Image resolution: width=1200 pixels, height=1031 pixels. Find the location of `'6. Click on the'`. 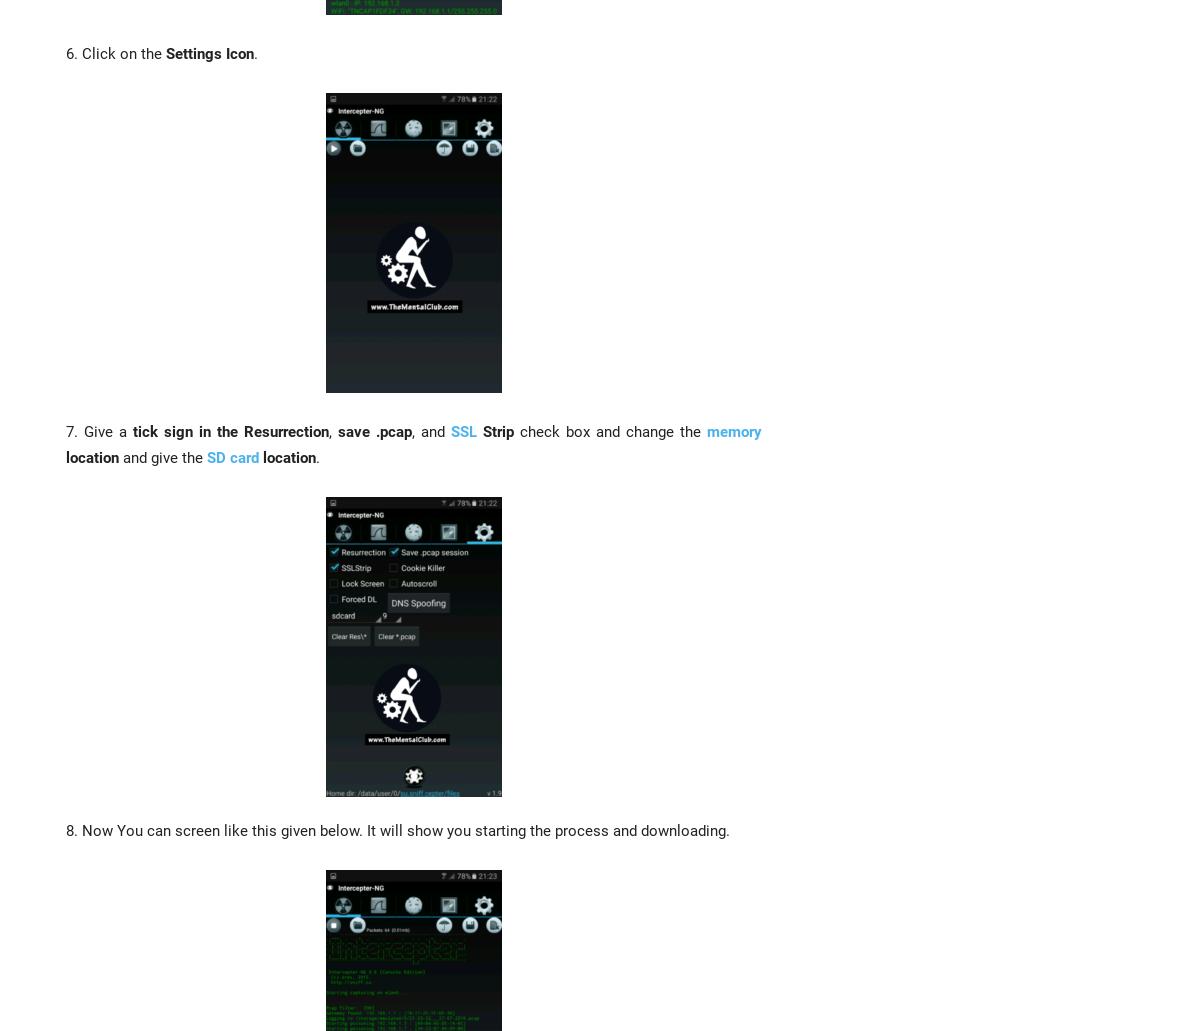

'6. Click on the' is located at coordinates (116, 52).